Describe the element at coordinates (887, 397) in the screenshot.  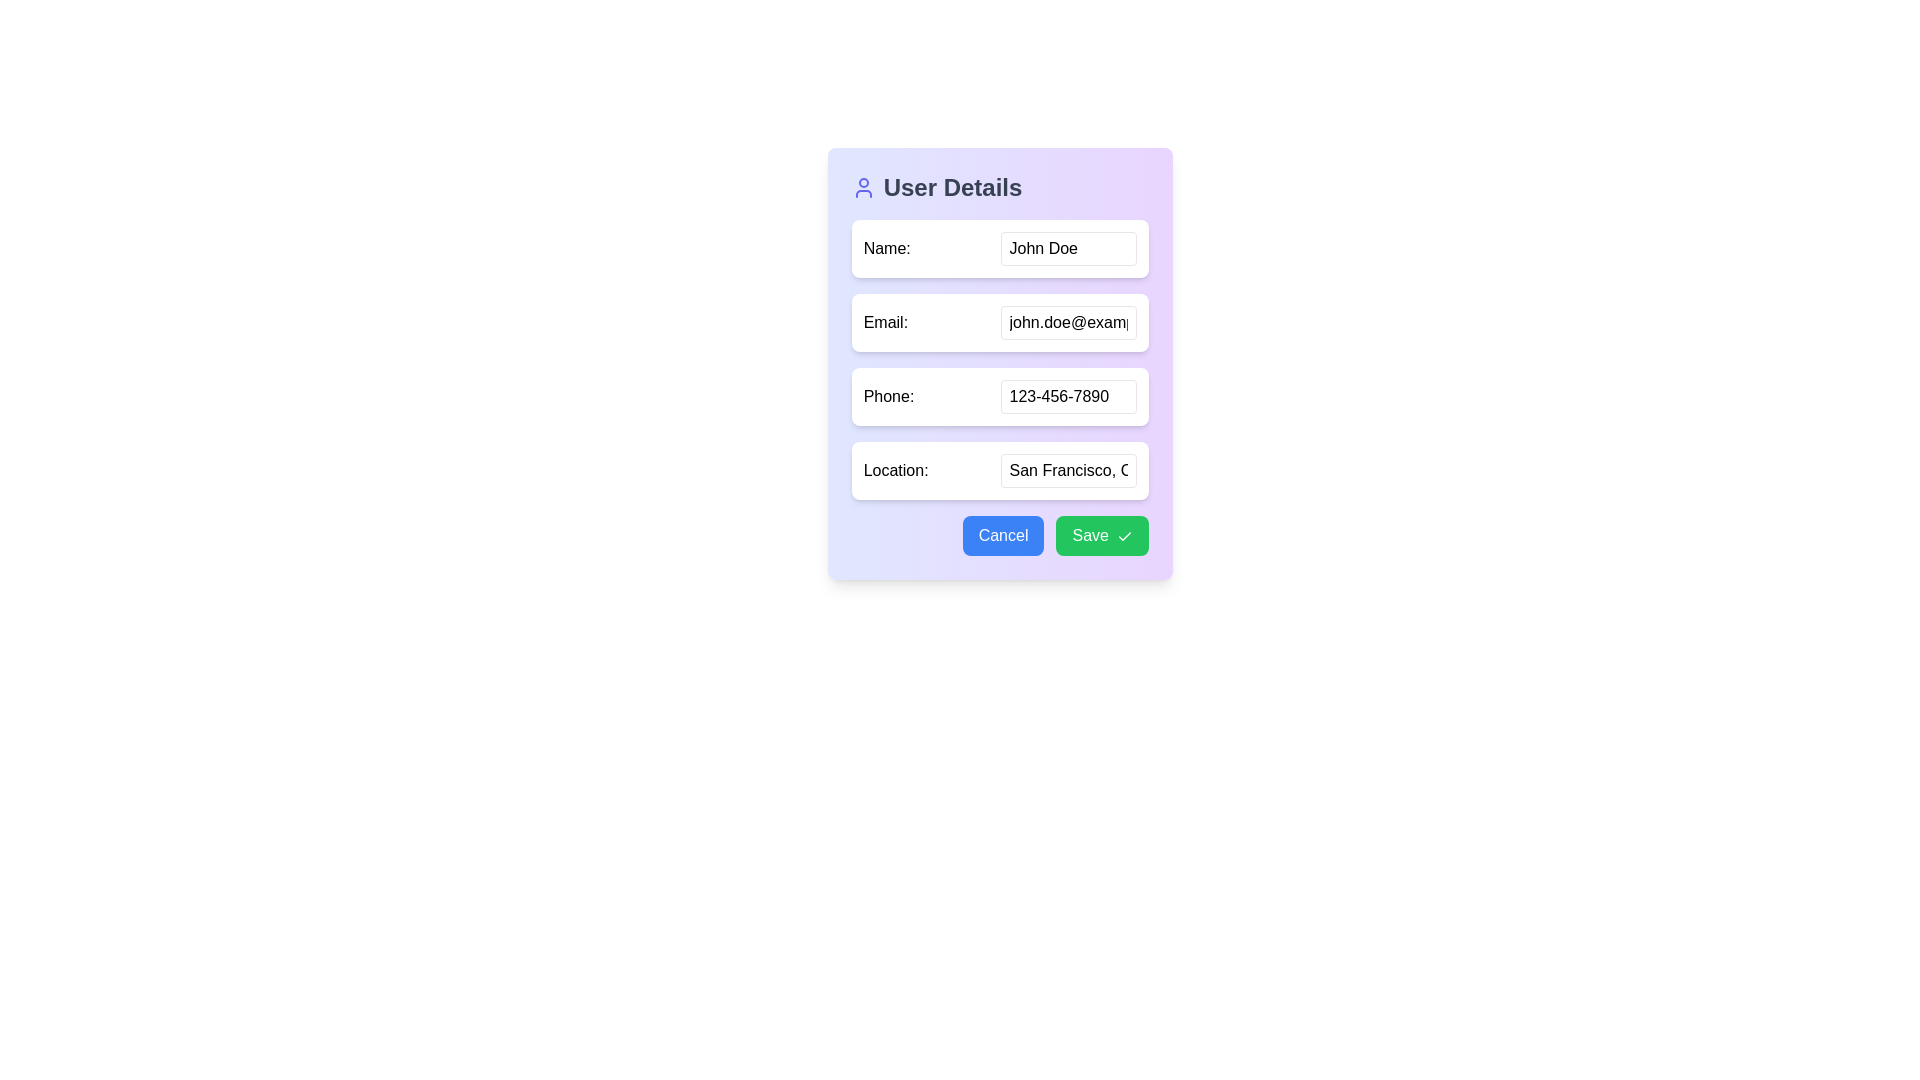
I see `the 'Phone:' label in the user detail card, which is positioned to the left of the phone number input field and aligned with other labels such as 'Name' and 'Email'` at that location.